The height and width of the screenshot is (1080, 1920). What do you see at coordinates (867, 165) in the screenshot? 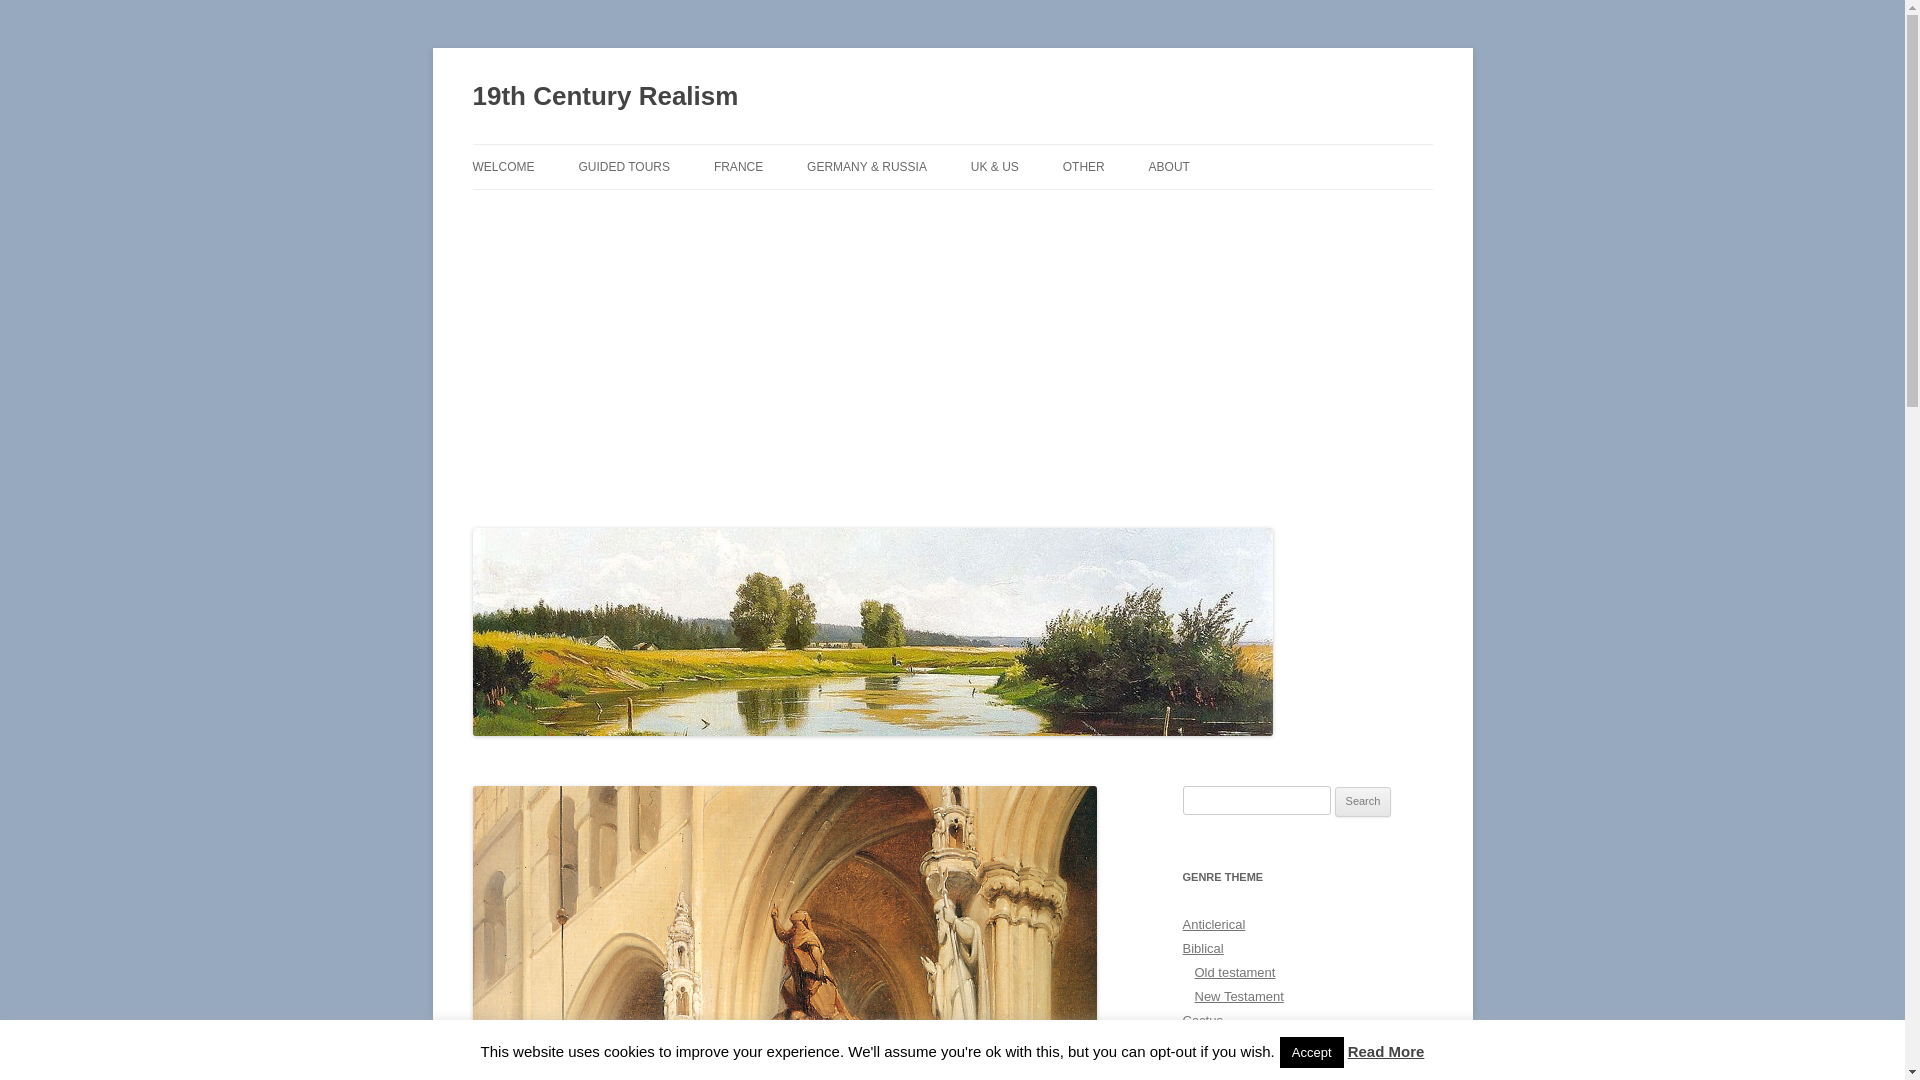
I see `'GERMANY & RUSSIA'` at bounding box center [867, 165].